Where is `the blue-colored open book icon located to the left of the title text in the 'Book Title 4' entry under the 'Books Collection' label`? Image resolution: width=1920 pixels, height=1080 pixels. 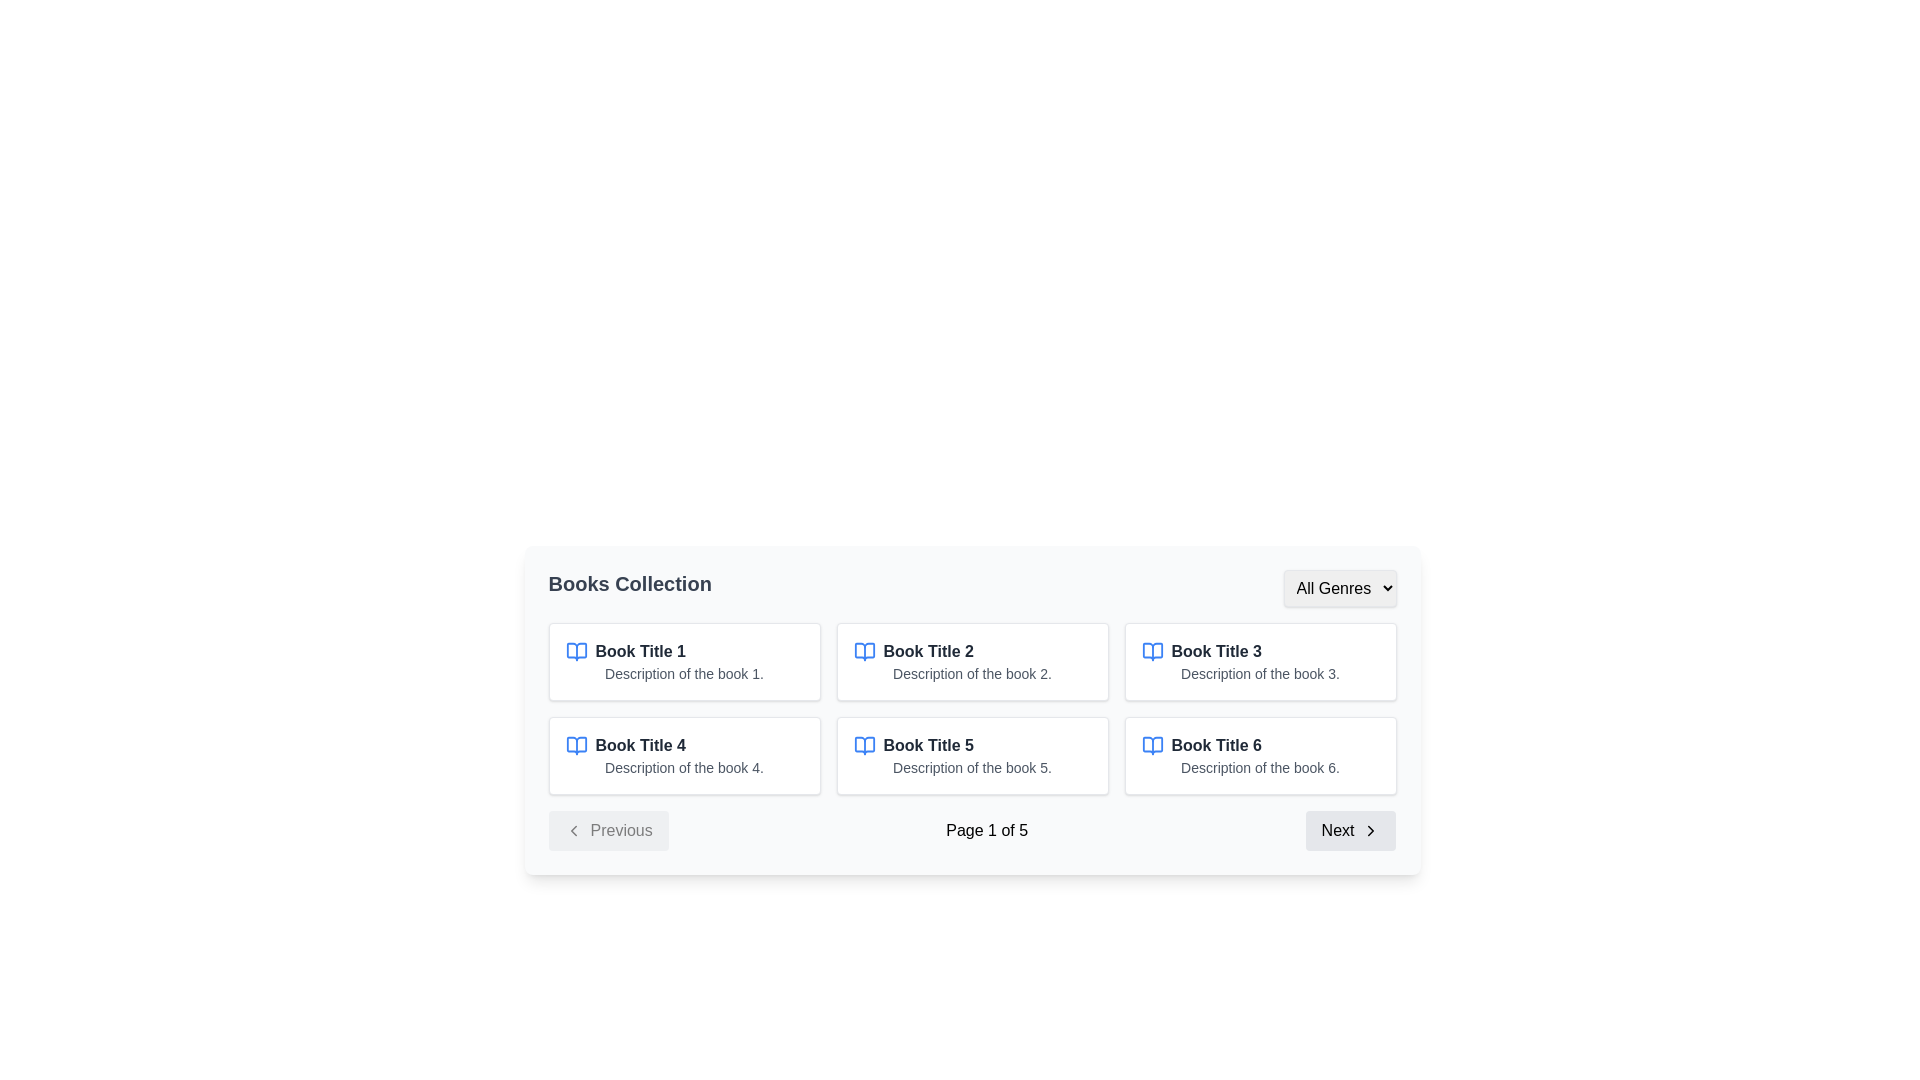
the blue-colored open book icon located to the left of the title text in the 'Book Title 4' entry under the 'Books Collection' label is located at coordinates (575, 745).